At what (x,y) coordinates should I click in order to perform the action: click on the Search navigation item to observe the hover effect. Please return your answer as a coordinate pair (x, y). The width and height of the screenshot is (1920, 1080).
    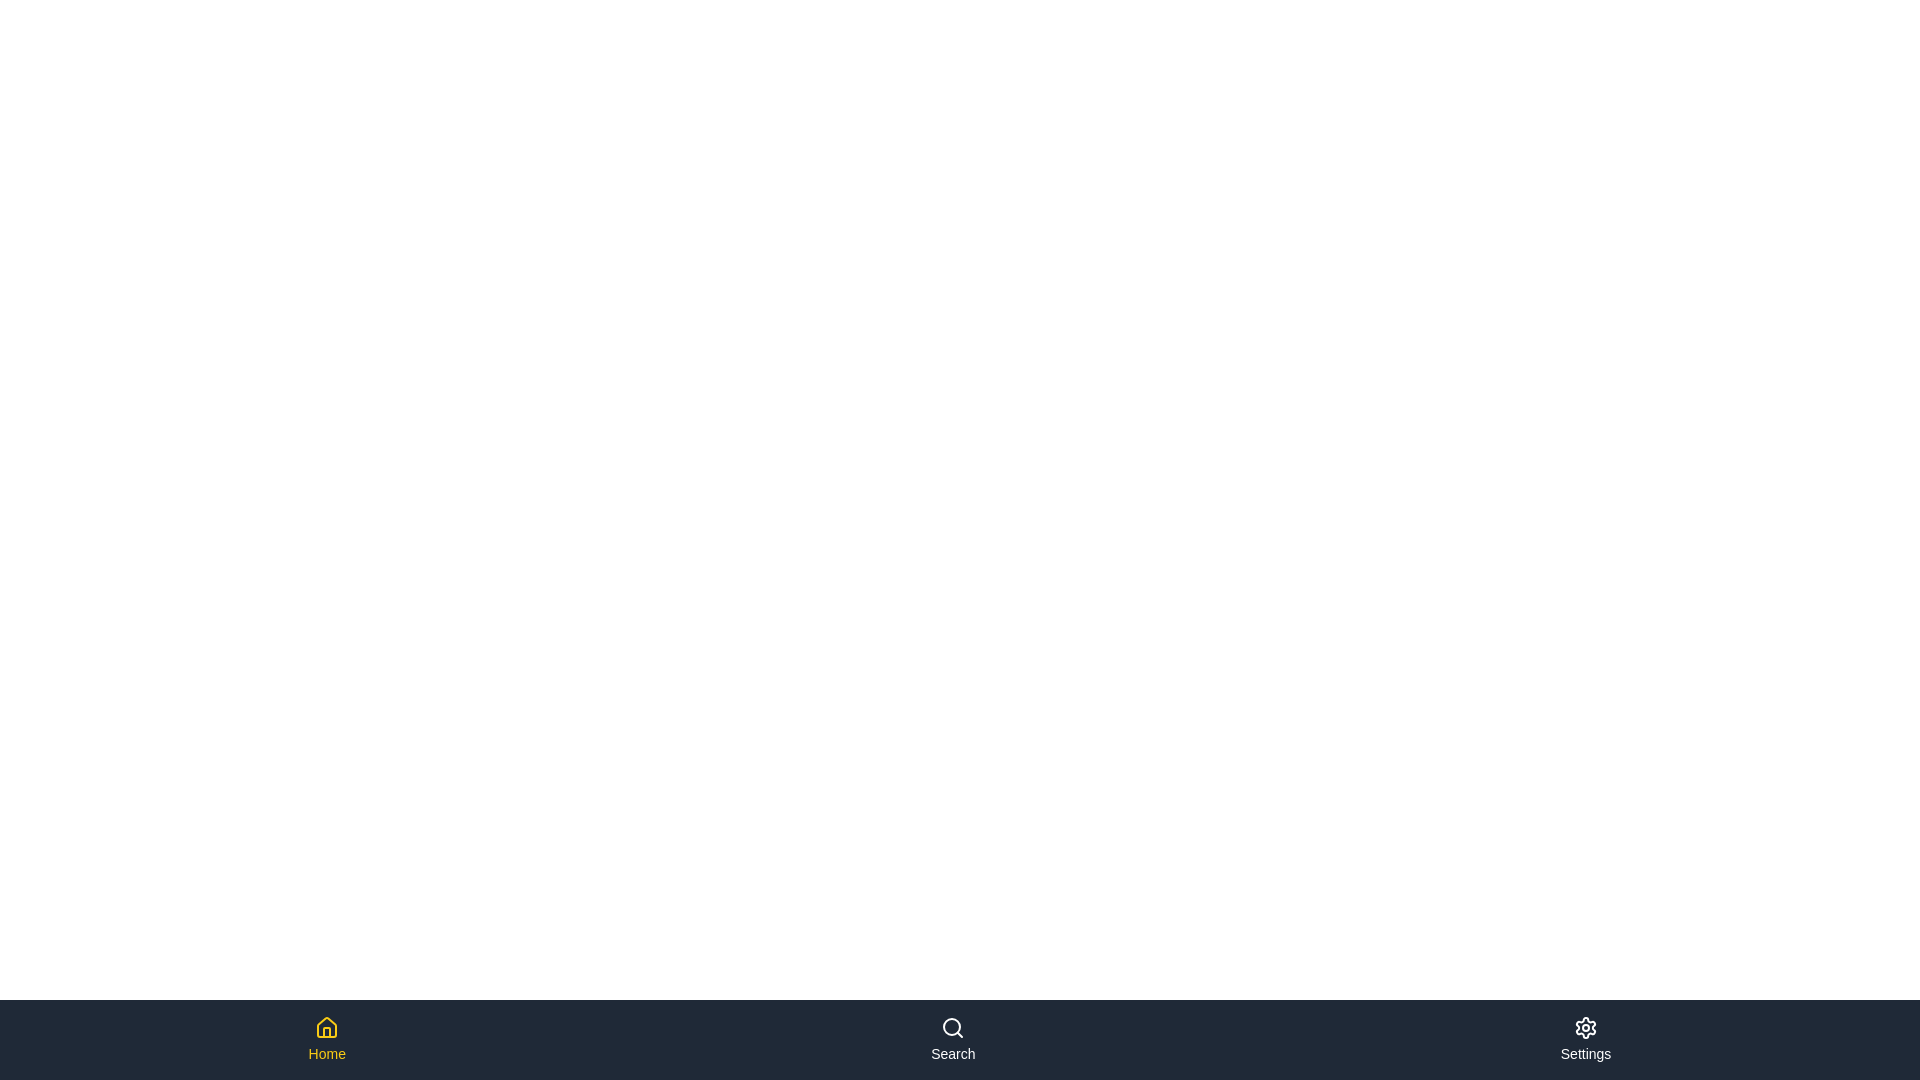
    Looking at the image, I should click on (952, 1039).